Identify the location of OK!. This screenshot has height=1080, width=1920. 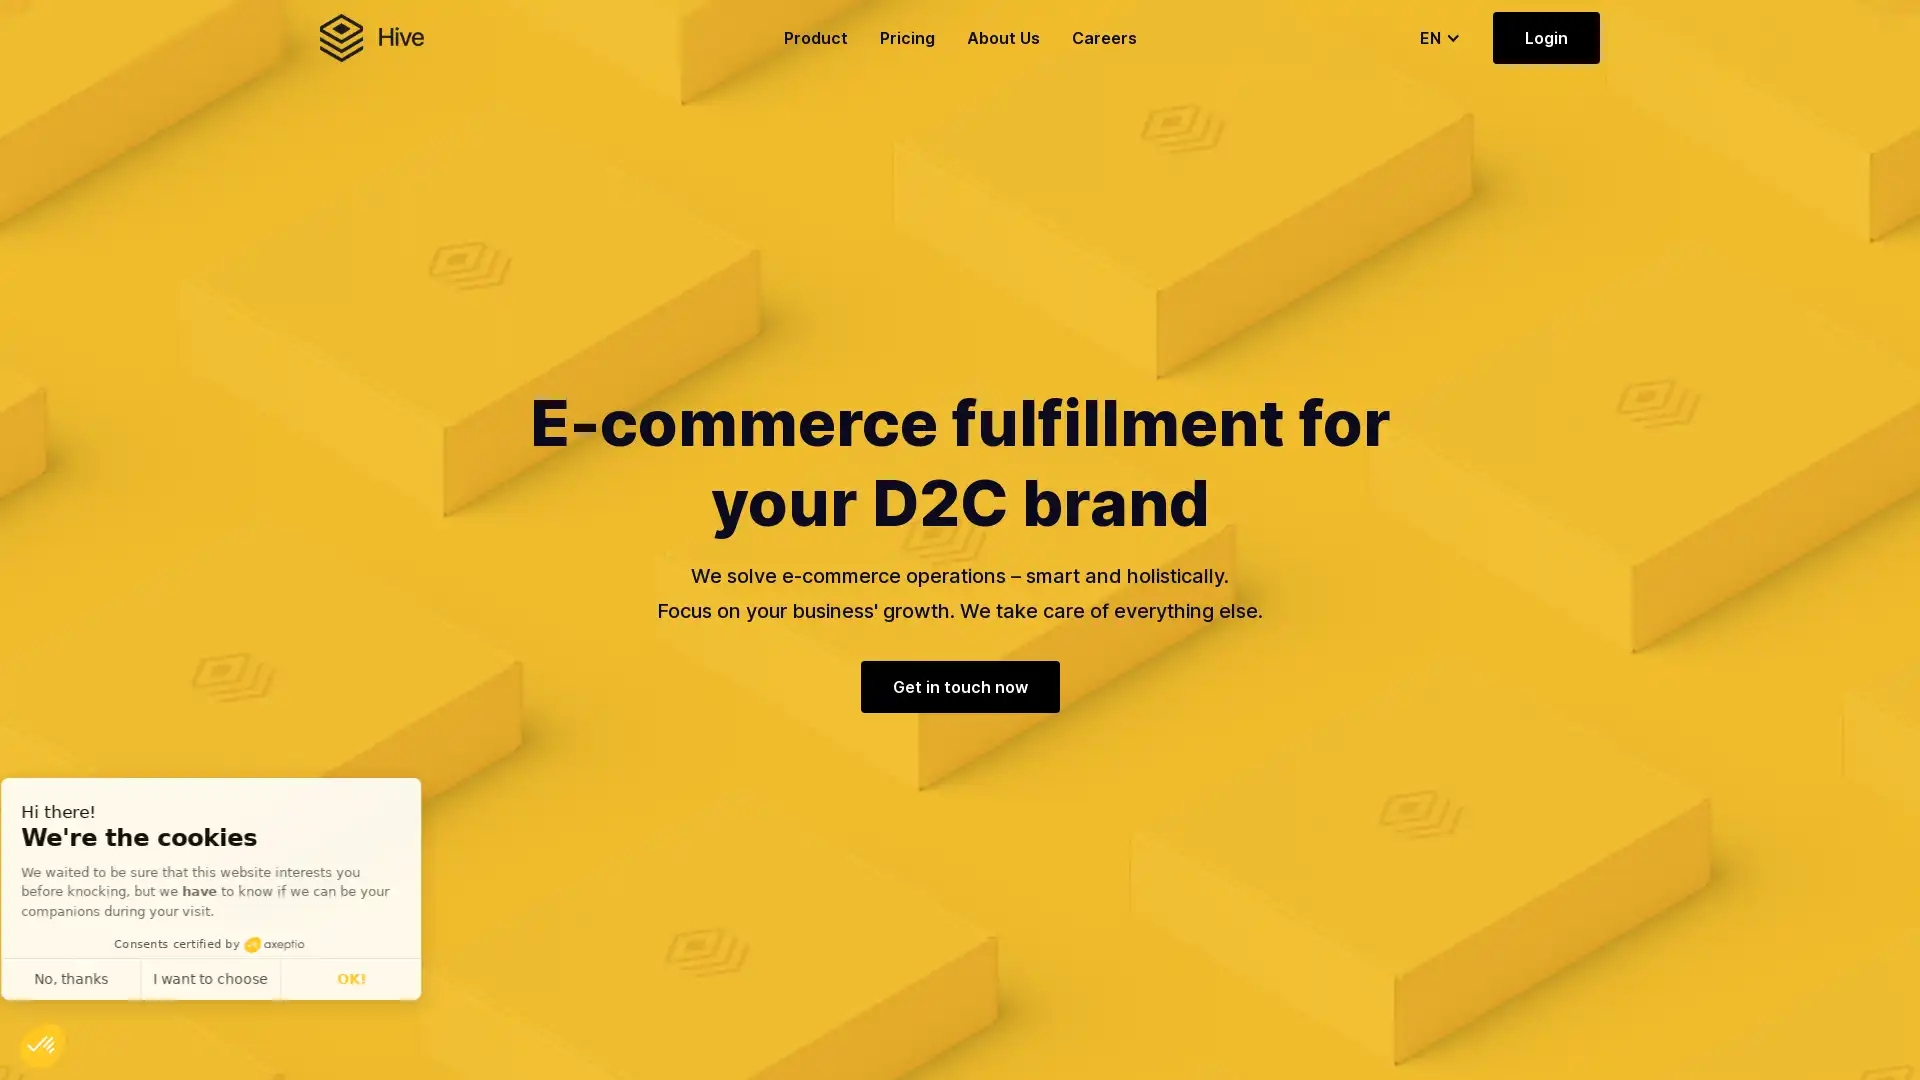
(369, 978).